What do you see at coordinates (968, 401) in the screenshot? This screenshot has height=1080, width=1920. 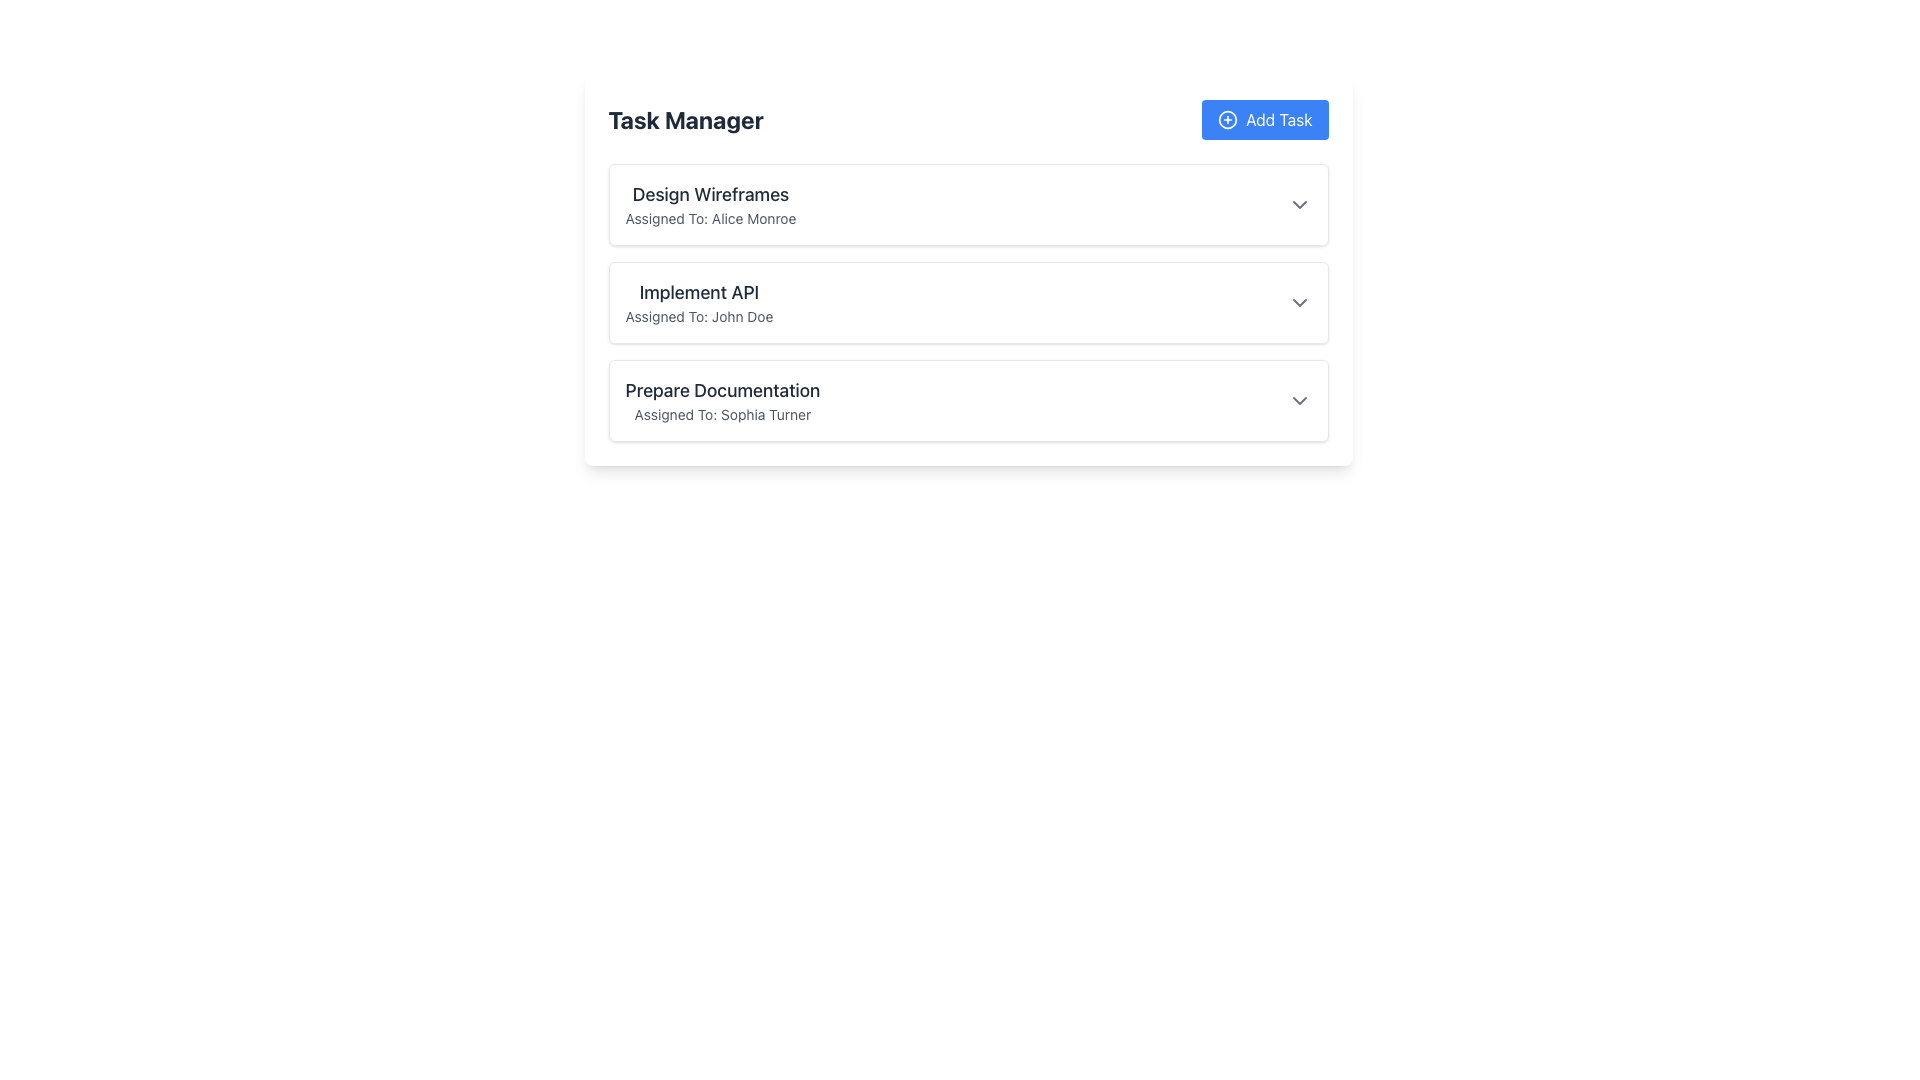 I see `the 'Prepare Documentation' task entry with dropdown functionality` at bounding box center [968, 401].